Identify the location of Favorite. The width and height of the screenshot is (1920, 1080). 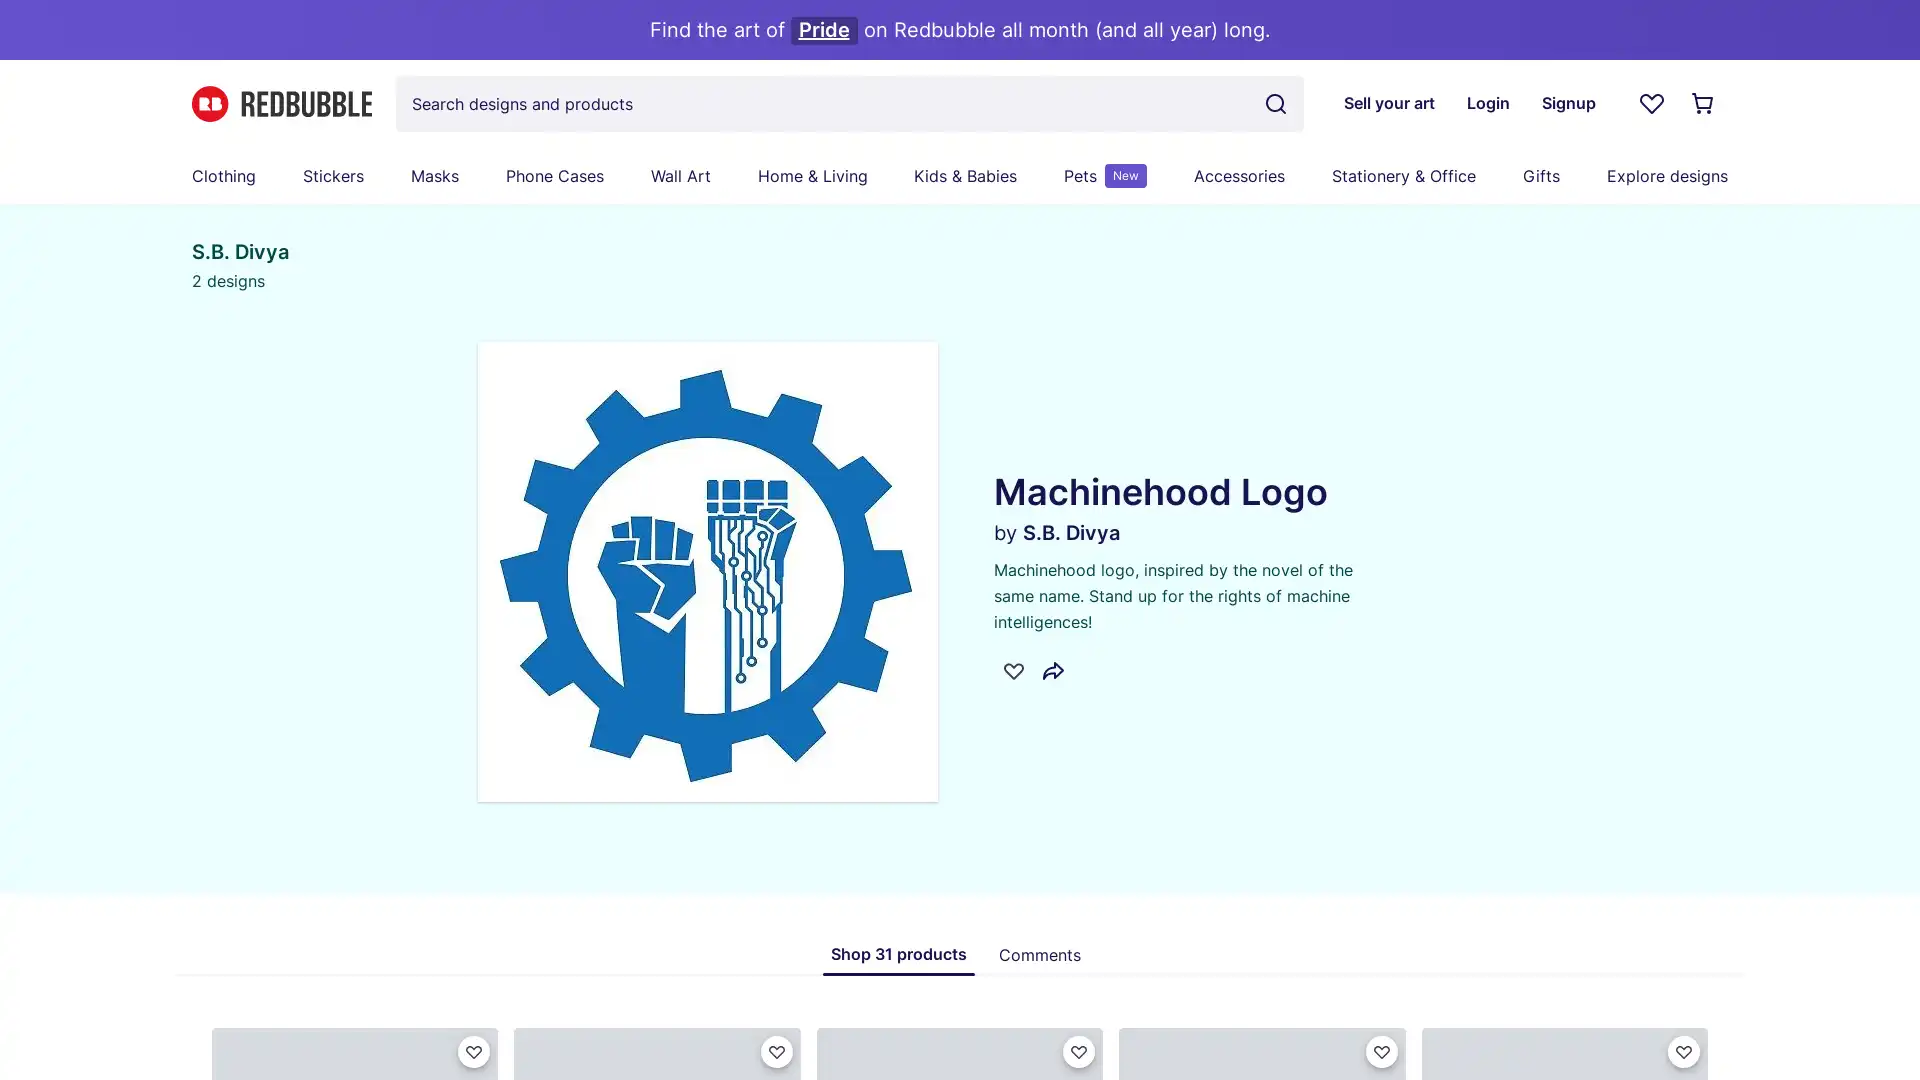
(1380, 1051).